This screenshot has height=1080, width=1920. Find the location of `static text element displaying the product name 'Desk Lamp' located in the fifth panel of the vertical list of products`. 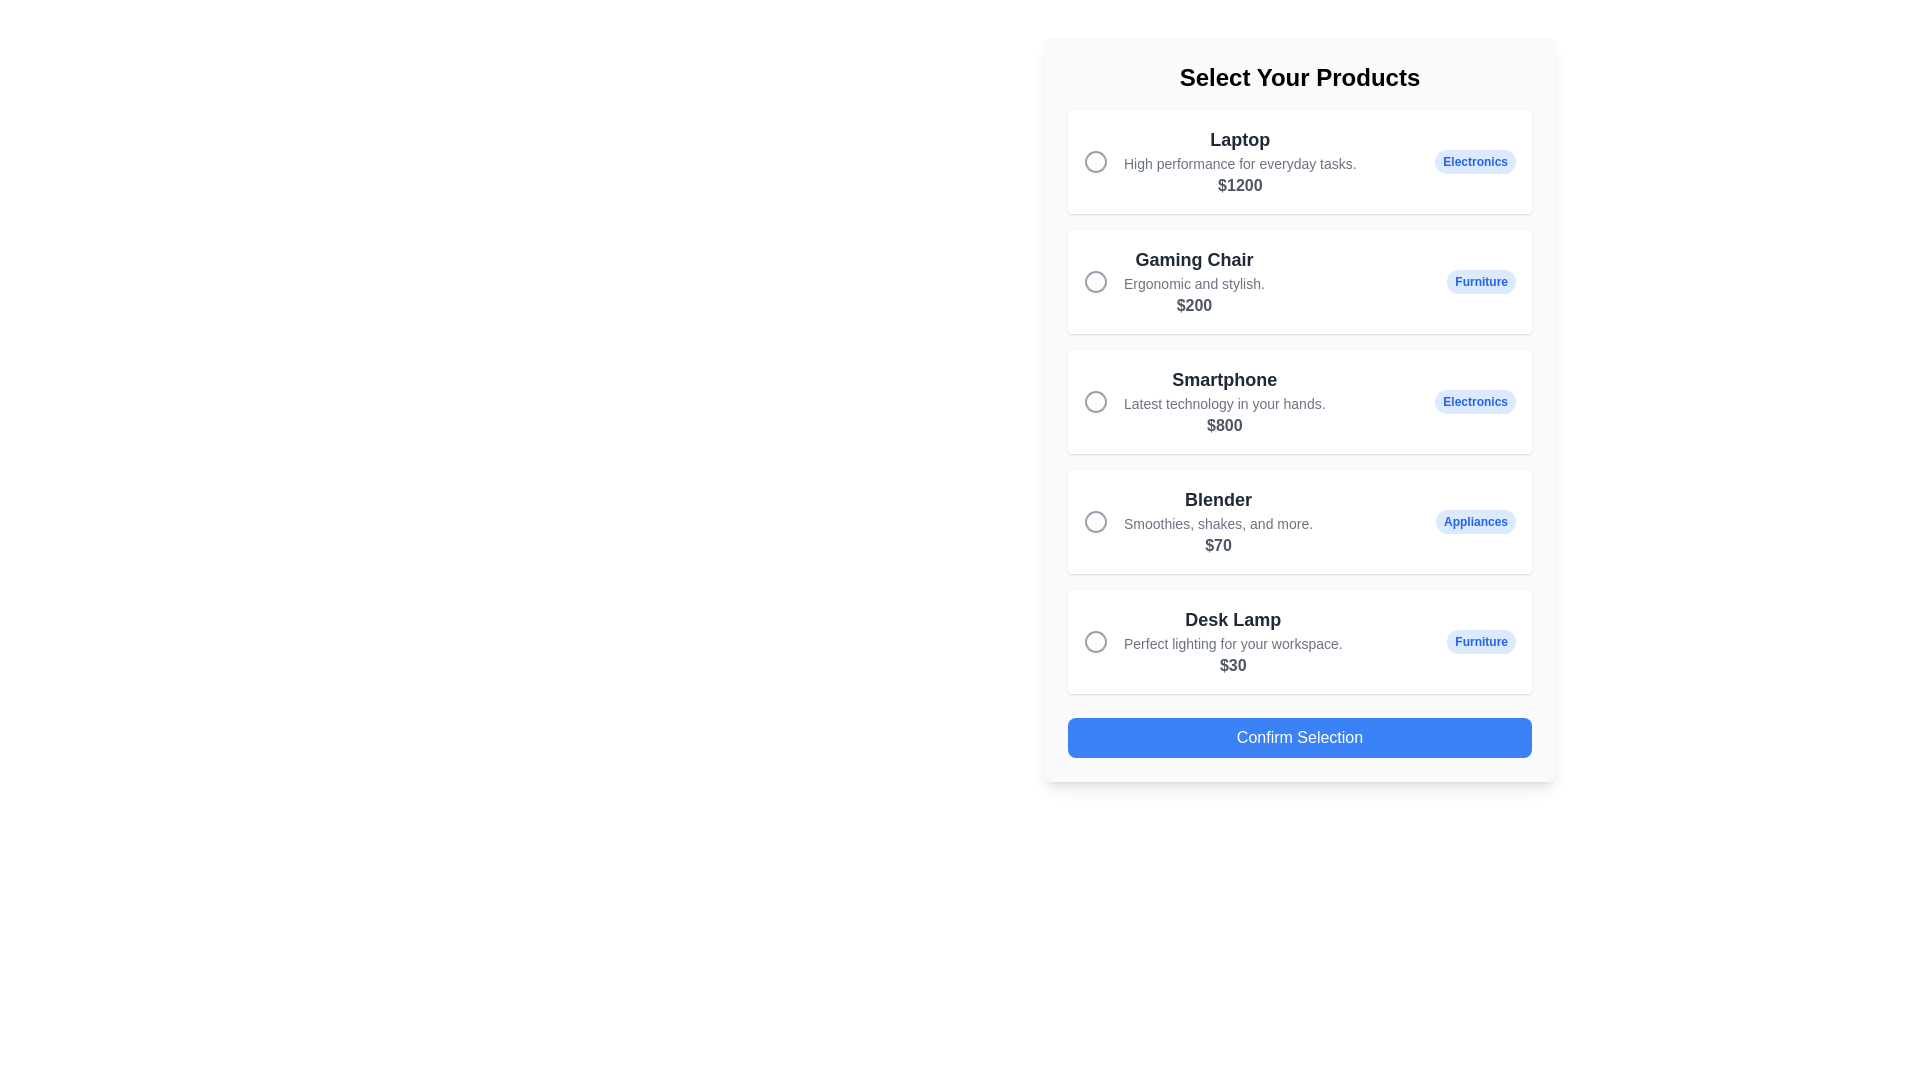

static text element displaying the product name 'Desk Lamp' located in the fifth panel of the vertical list of products is located at coordinates (1232, 619).